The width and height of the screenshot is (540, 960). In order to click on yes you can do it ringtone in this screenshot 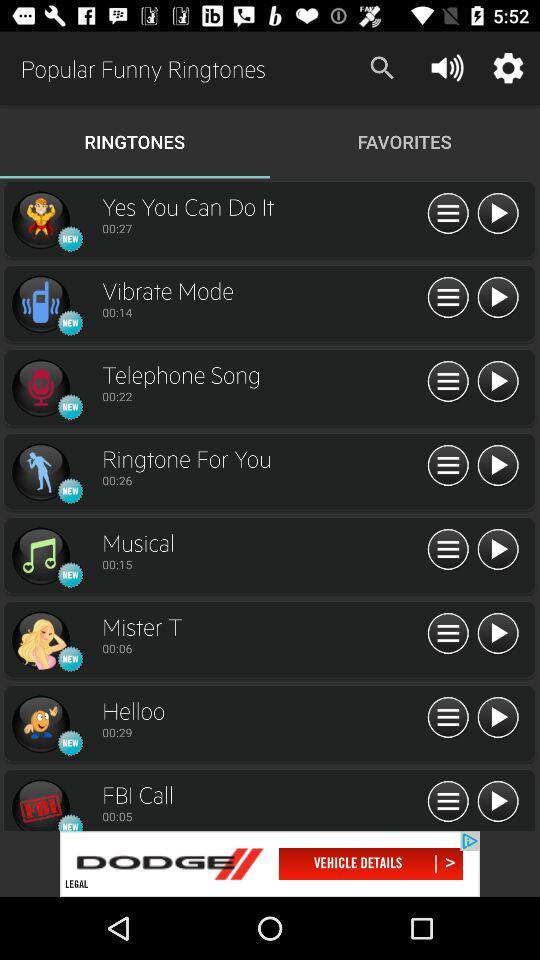, I will do `click(40, 220)`.